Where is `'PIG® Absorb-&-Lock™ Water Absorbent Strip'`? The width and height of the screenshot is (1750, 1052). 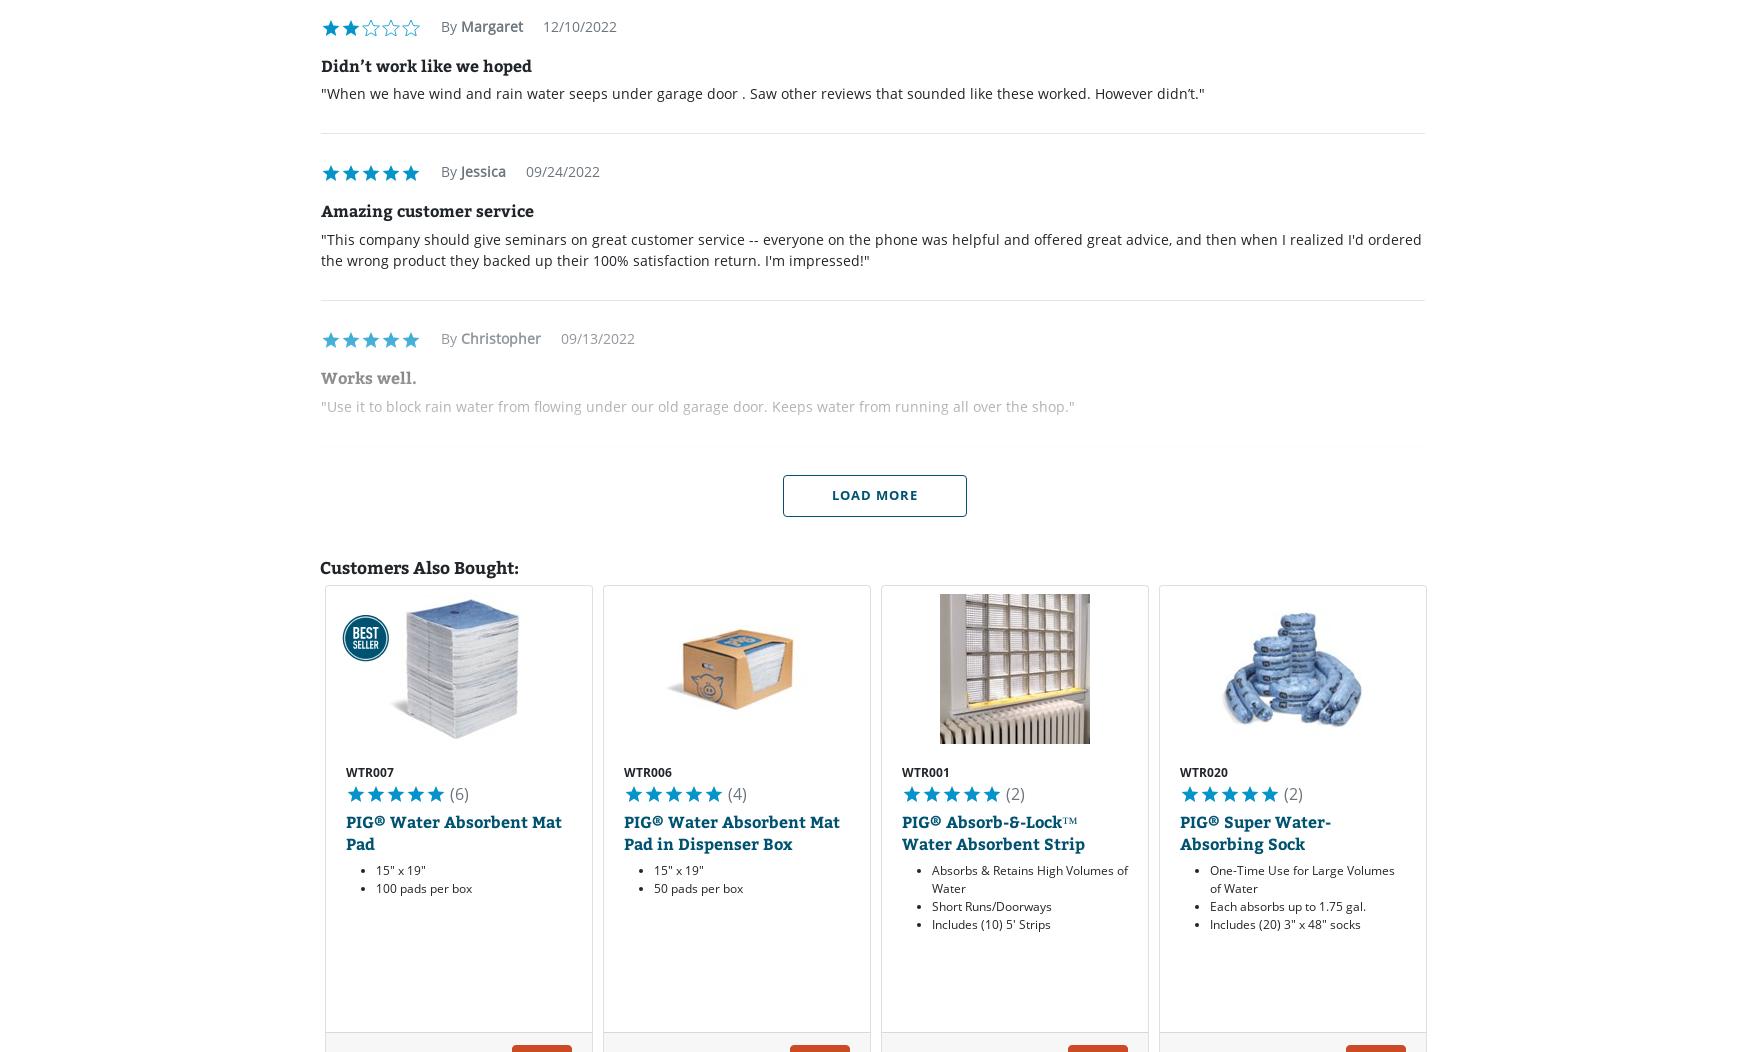 'PIG® Absorb-&-Lock™ Water Absorbent Strip' is located at coordinates (993, 832).